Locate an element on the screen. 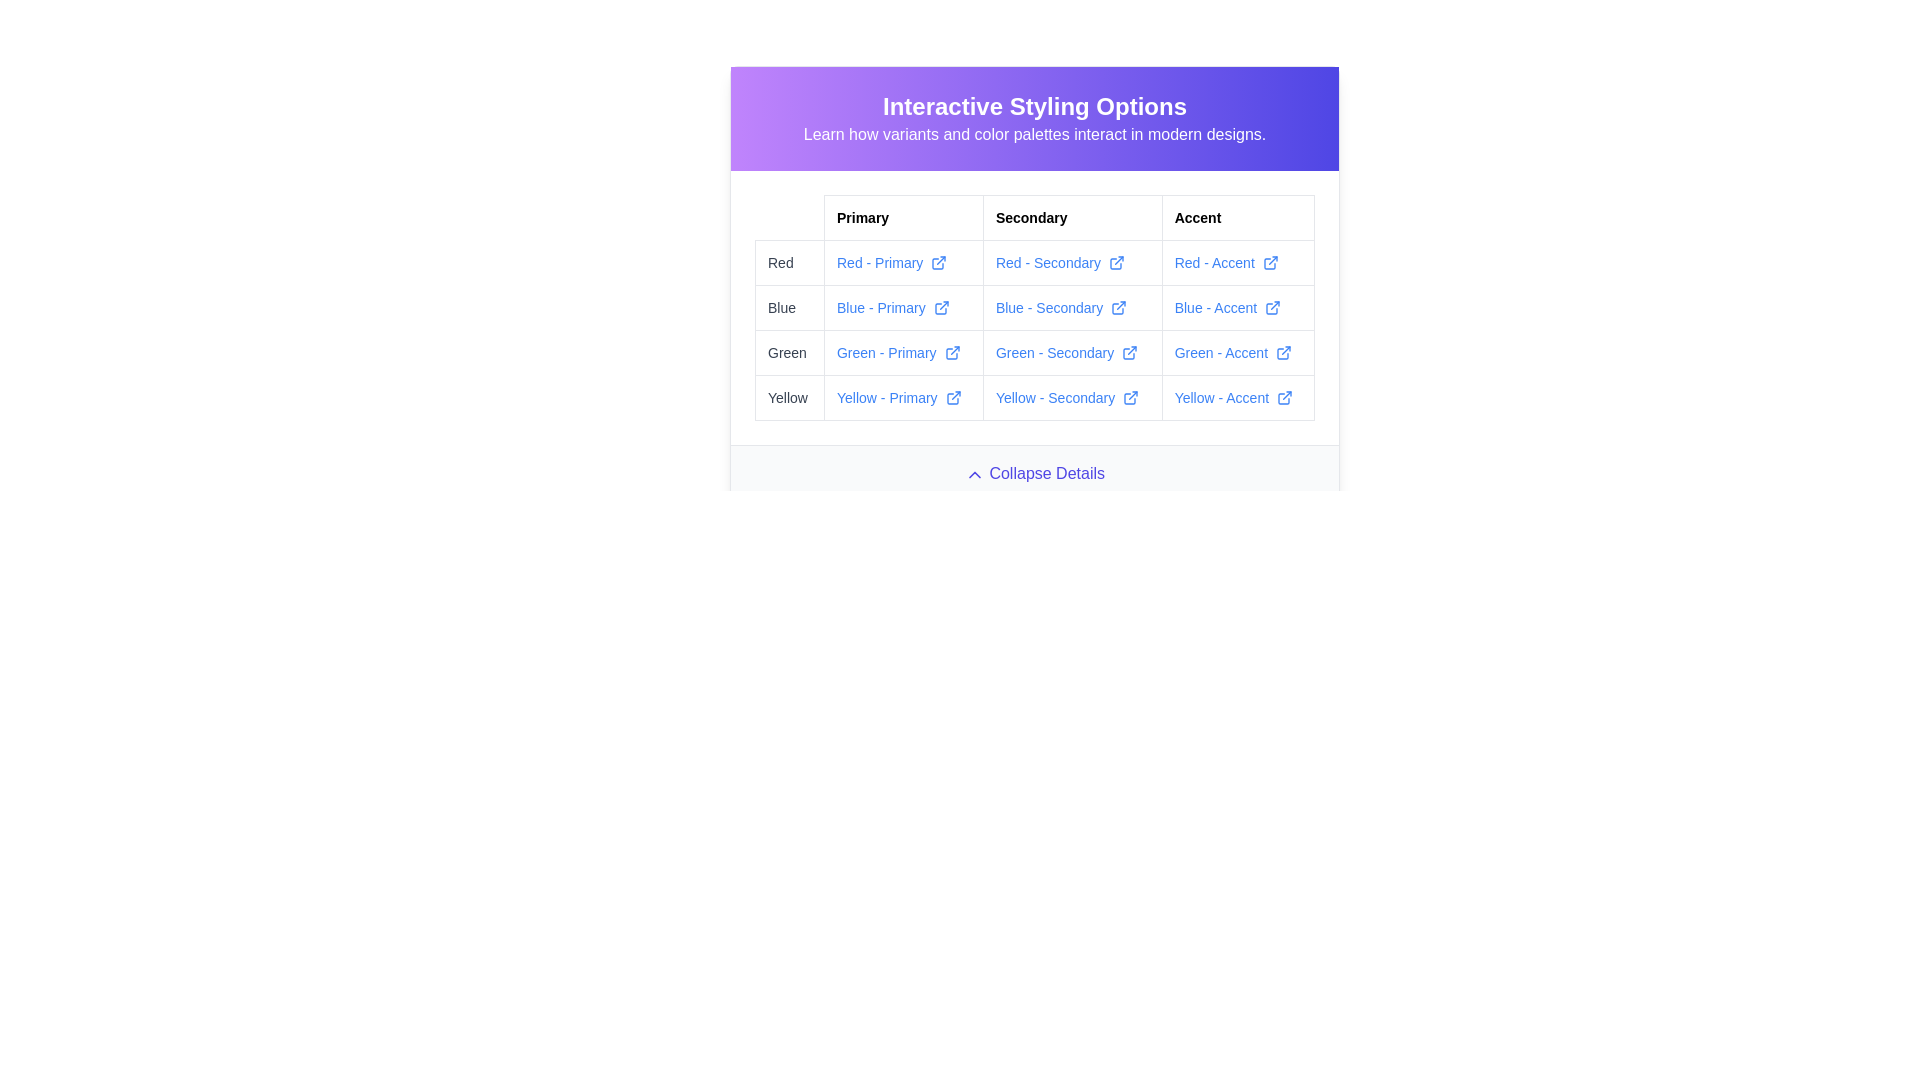  the Table Header Row containing the headers 'Primary', 'Secondary', and 'Accent' which is styled with a bold font at the top of the table is located at coordinates (1035, 218).